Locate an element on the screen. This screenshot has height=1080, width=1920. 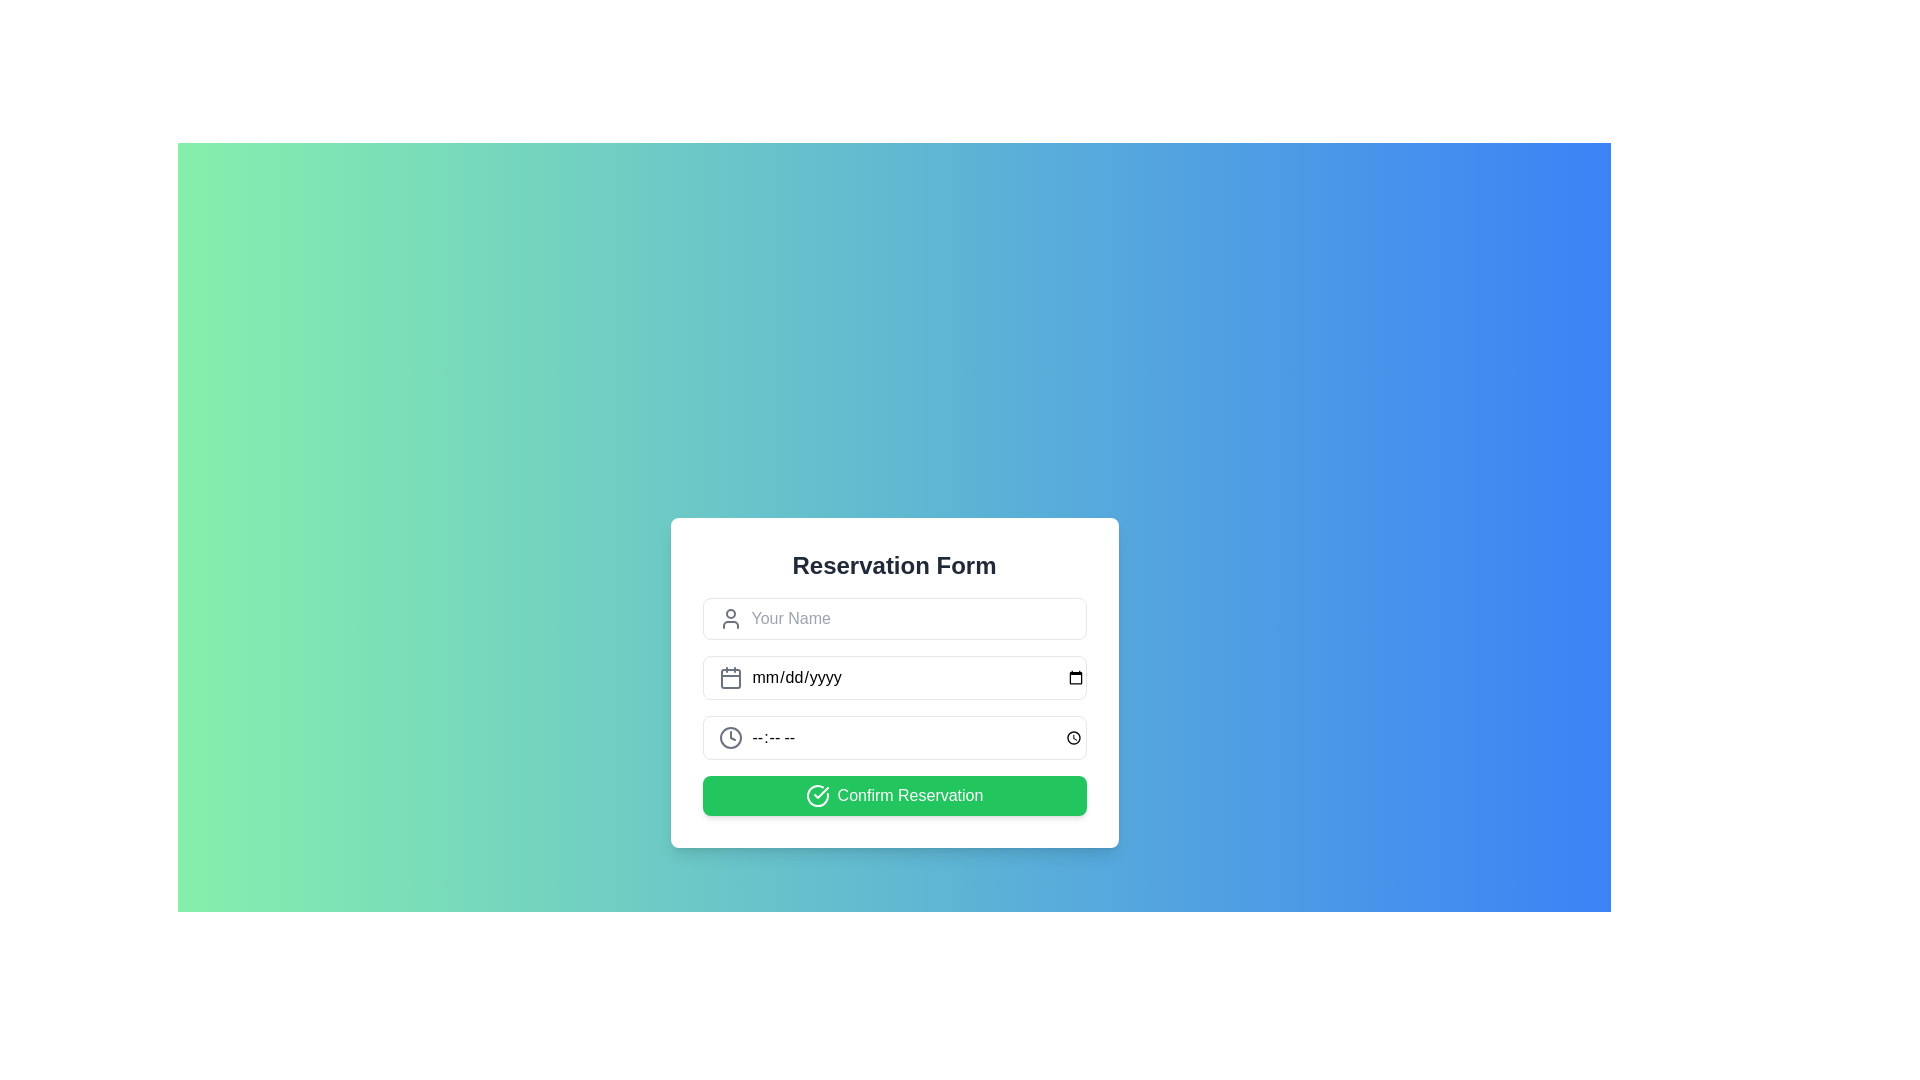
the decorative SVG Icon that indicates the adjacent text input field for entering a user's name is located at coordinates (729, 617).